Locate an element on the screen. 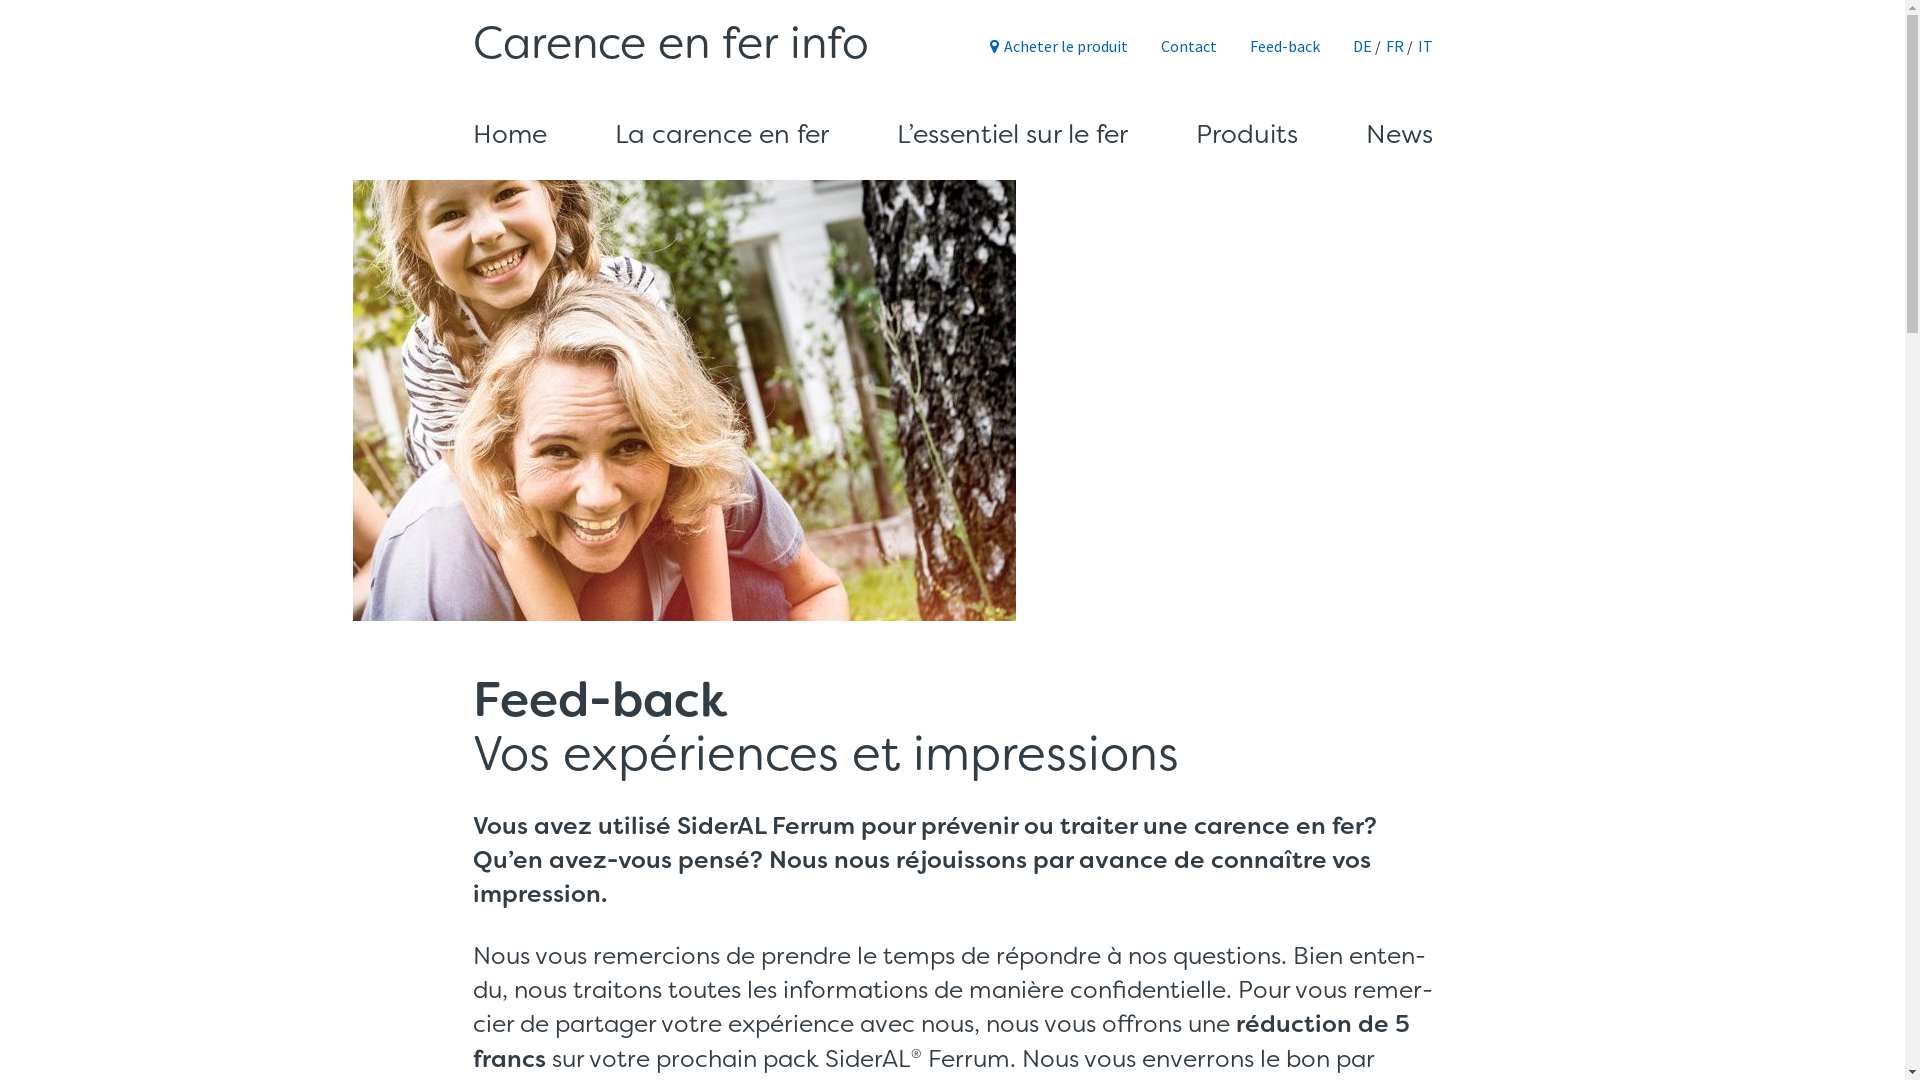 This screenshot has width=1920, height=1080. 'Contact' is located at coordinates (1187, 45).